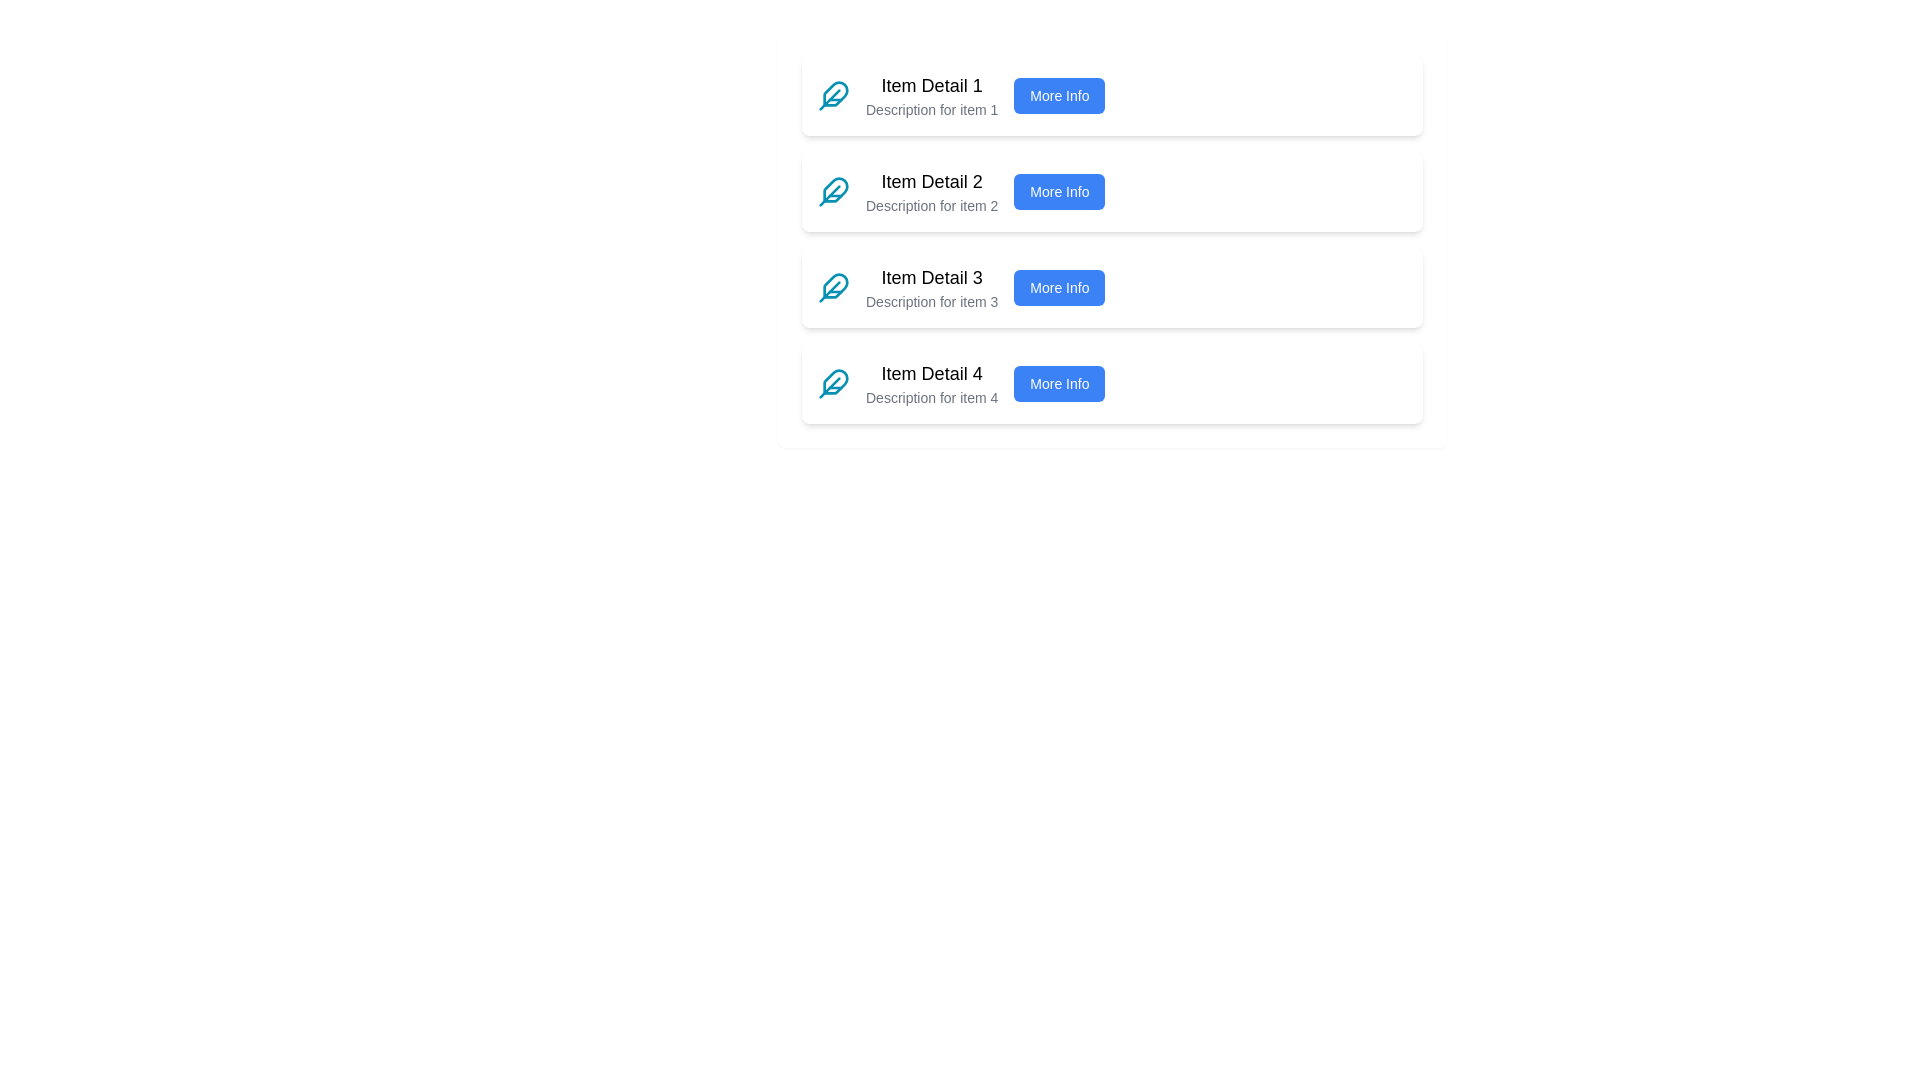 Image resolution: width=1920 pixels, height=1080 pixels. I want to click on the button located on the right side of the 'Item Detail 2' section, so click(1058, 192).